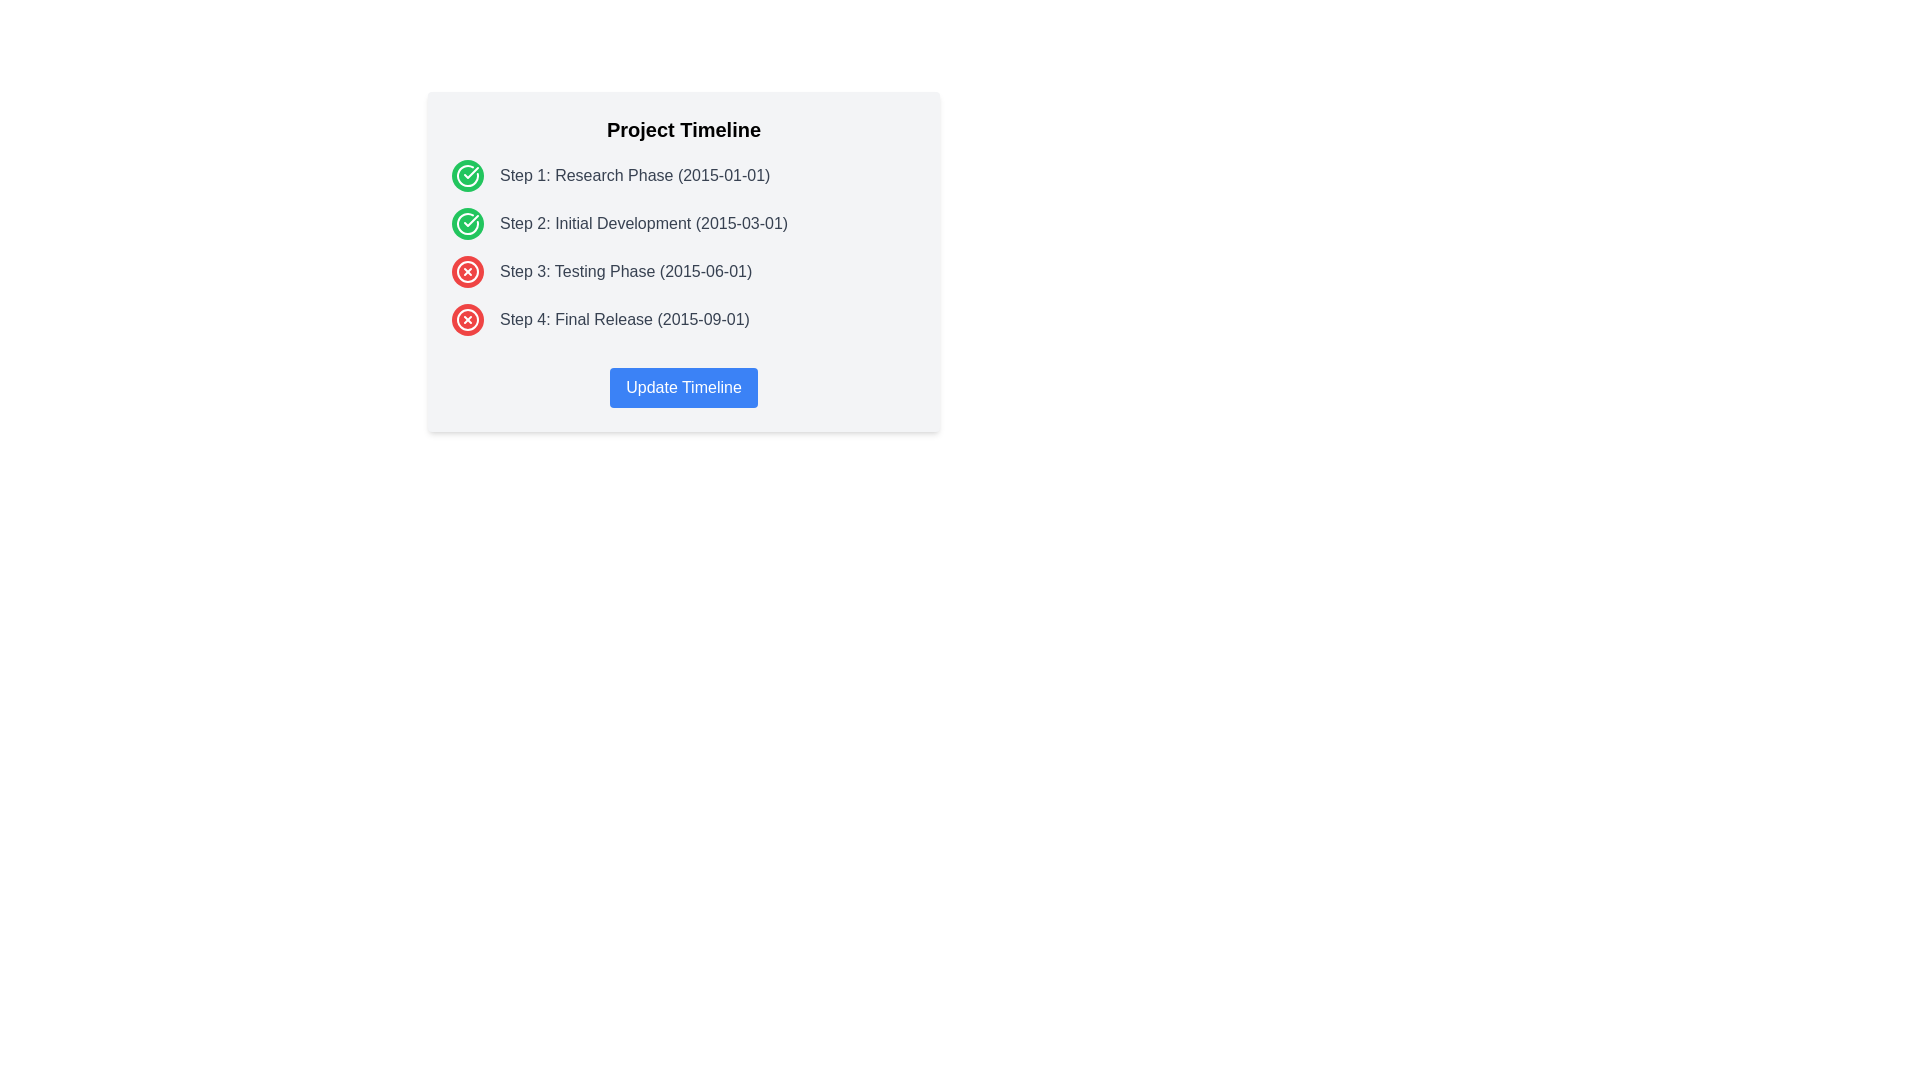 This screenshot has width=1920, height=1080. What do you see at coordinates (466, 319) in the screenshot?
I see `the red error icon with an 'X' shape, which is the fourth status icon in the vertical list next to 'Step 4: Final Release (2015-09-01)'` at bounding box center [466, 319].